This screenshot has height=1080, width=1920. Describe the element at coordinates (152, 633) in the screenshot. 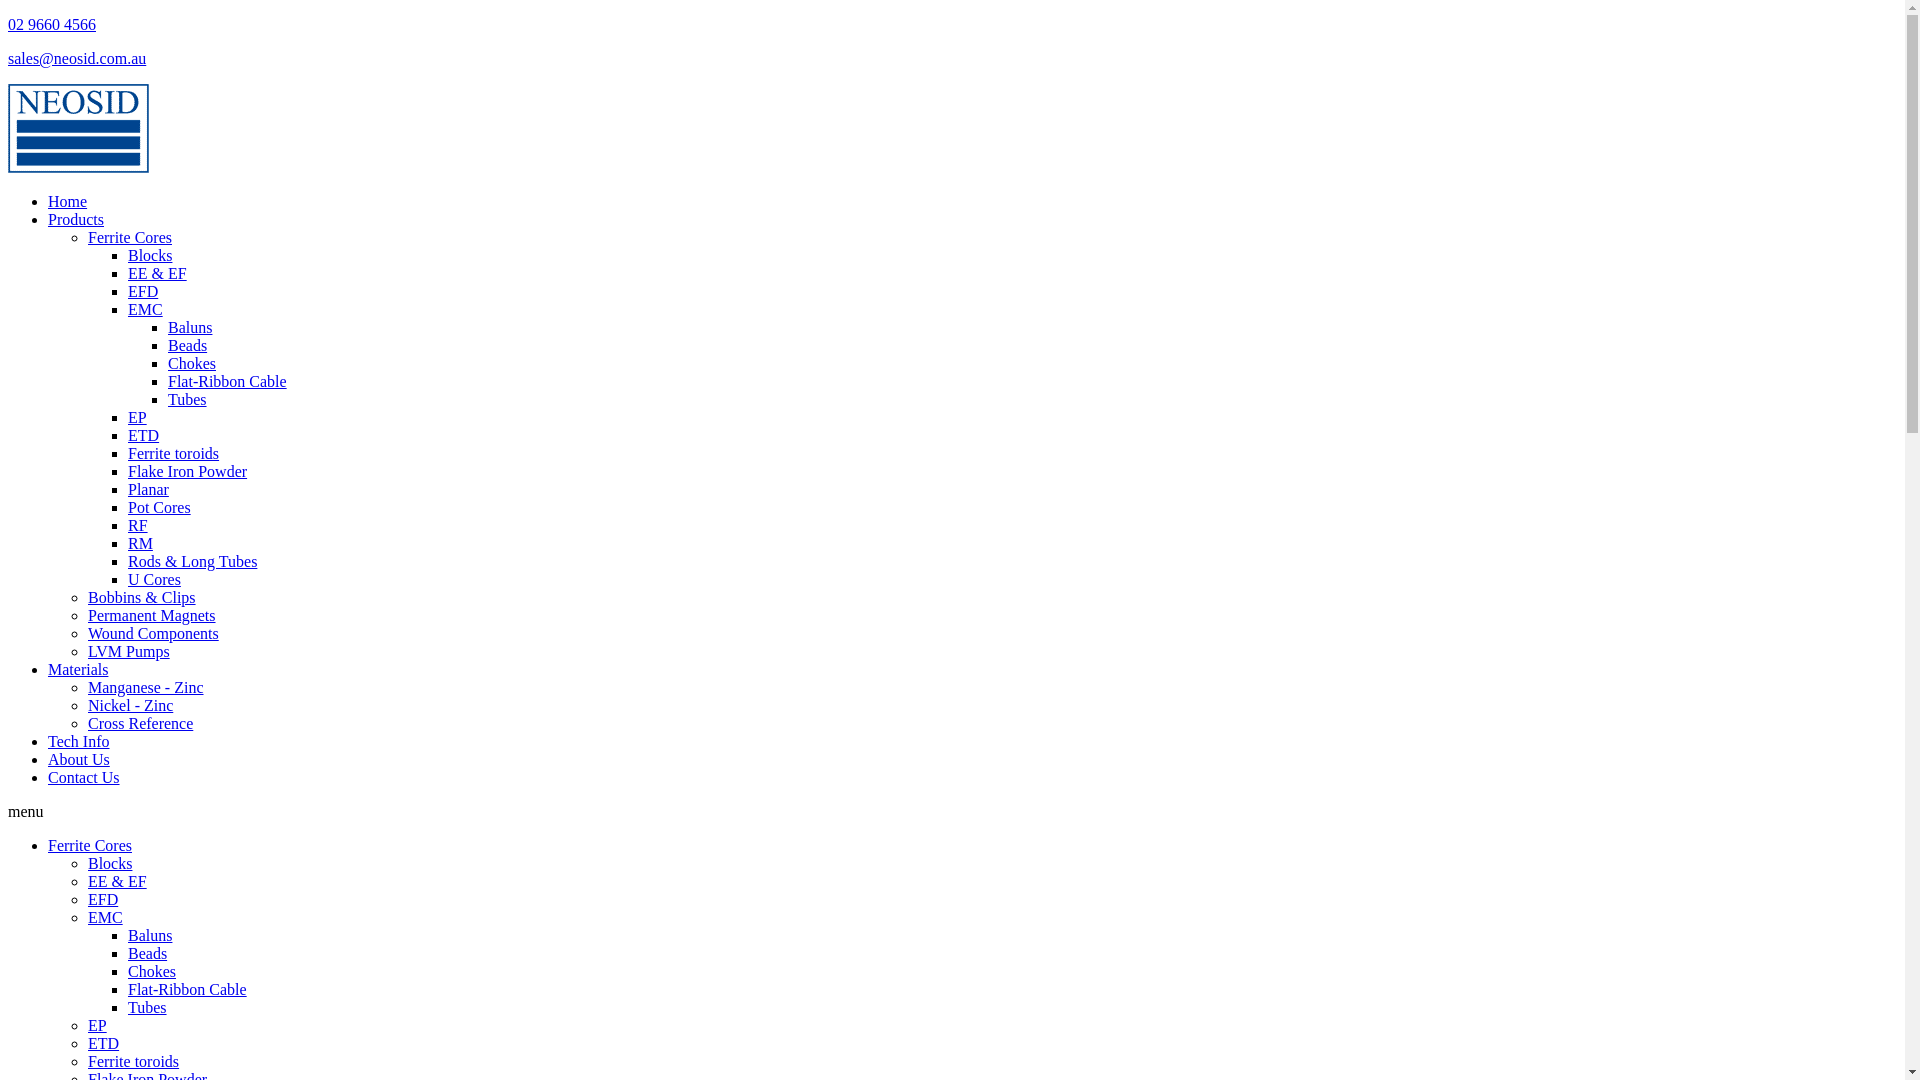

I see `'Wound Components'` at that location.